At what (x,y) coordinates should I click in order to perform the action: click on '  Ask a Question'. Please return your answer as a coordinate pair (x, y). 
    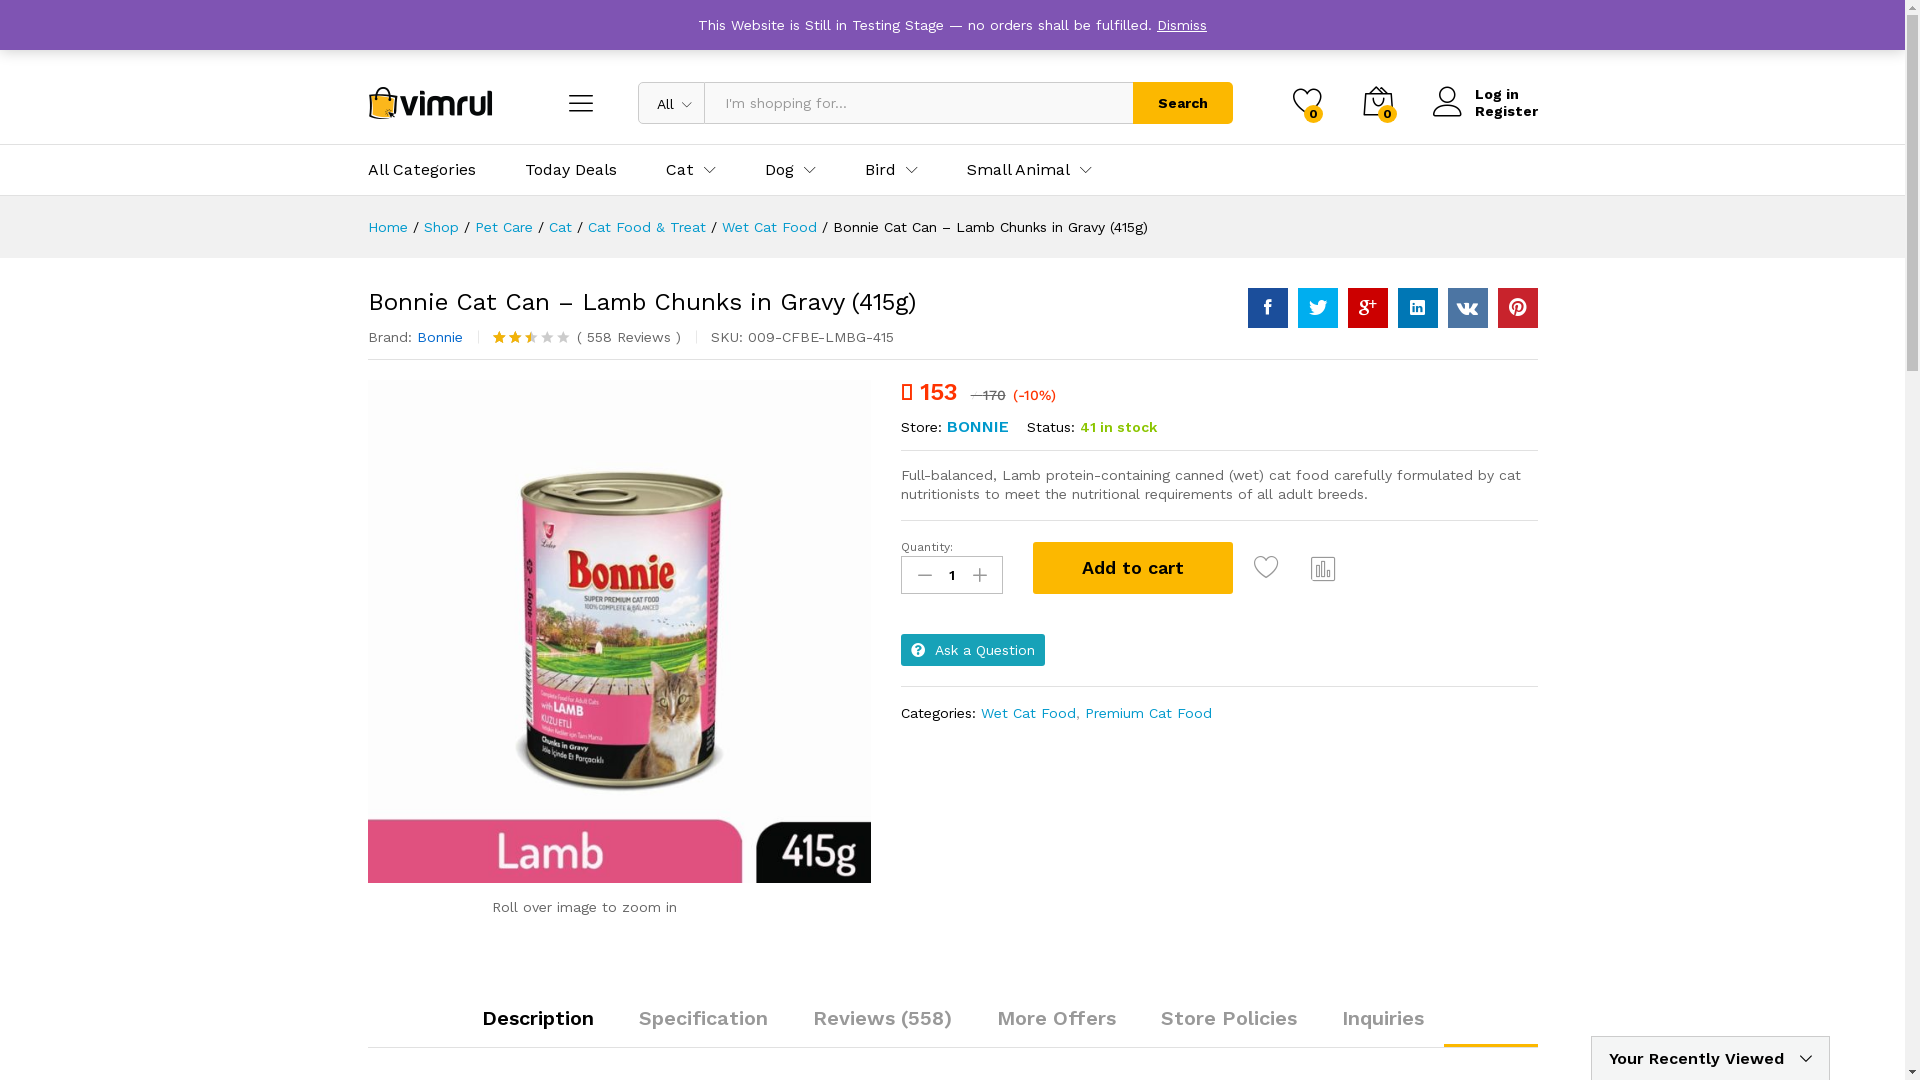
    Looking at the image, I should click on (973, 650).